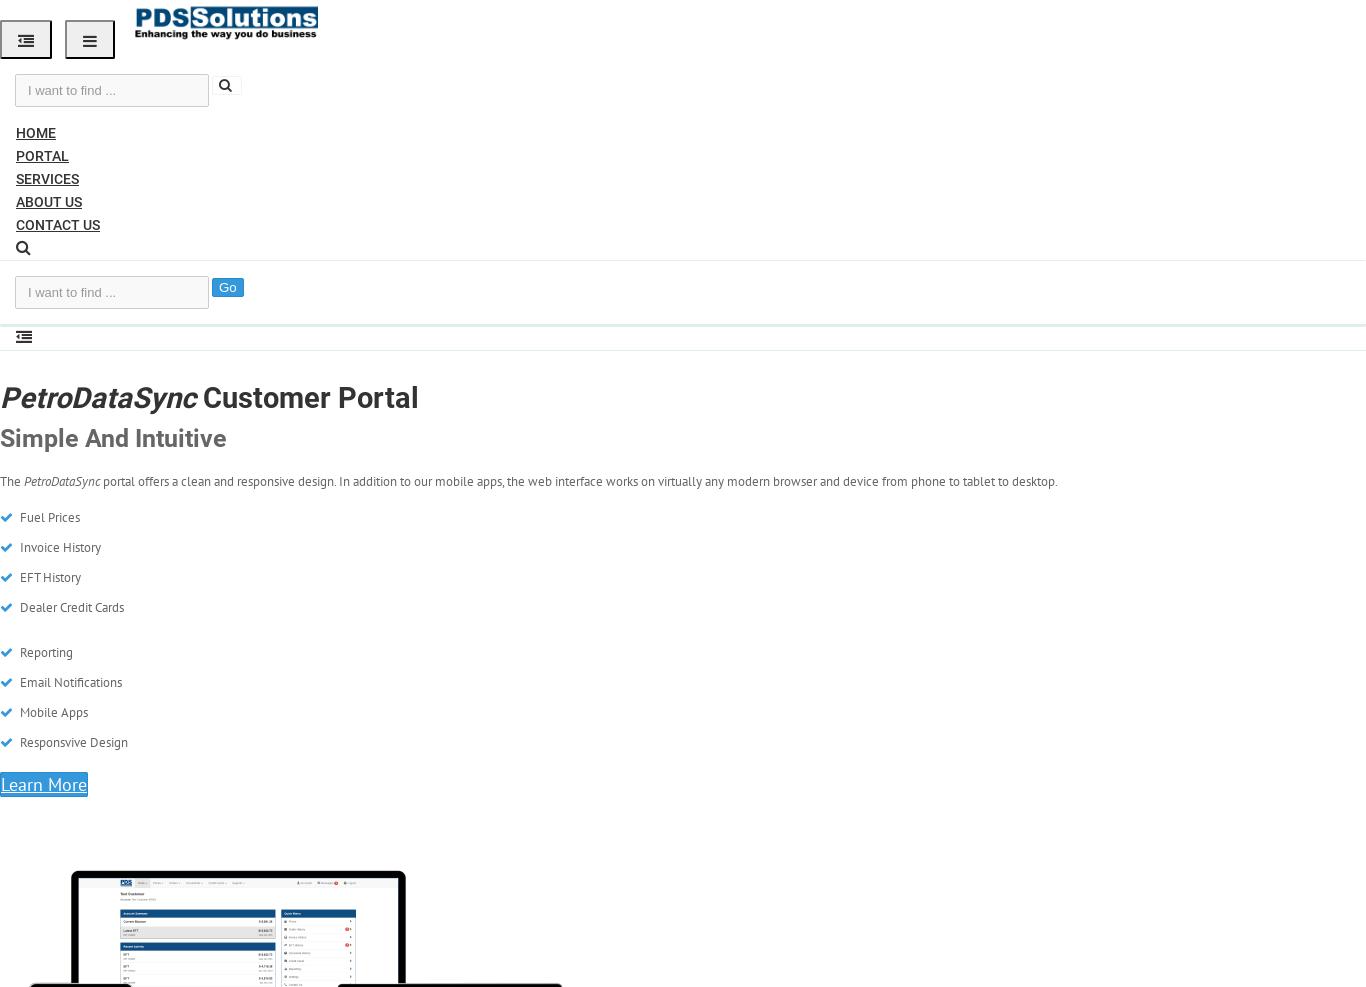 The width and height of the screenshot is (1366, 987). I want to click on 'Go', so click(226, 286).